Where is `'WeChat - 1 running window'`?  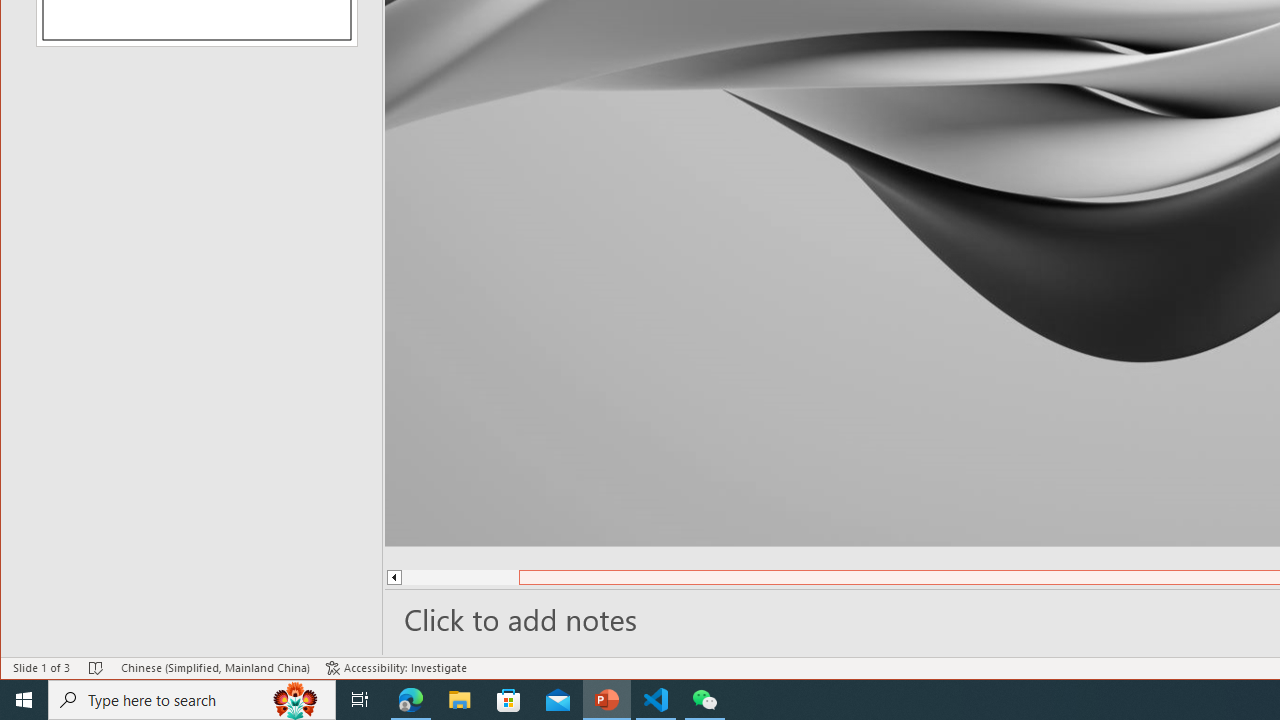
'WeChat - 1 running window' is located at coordinates (705, 698).